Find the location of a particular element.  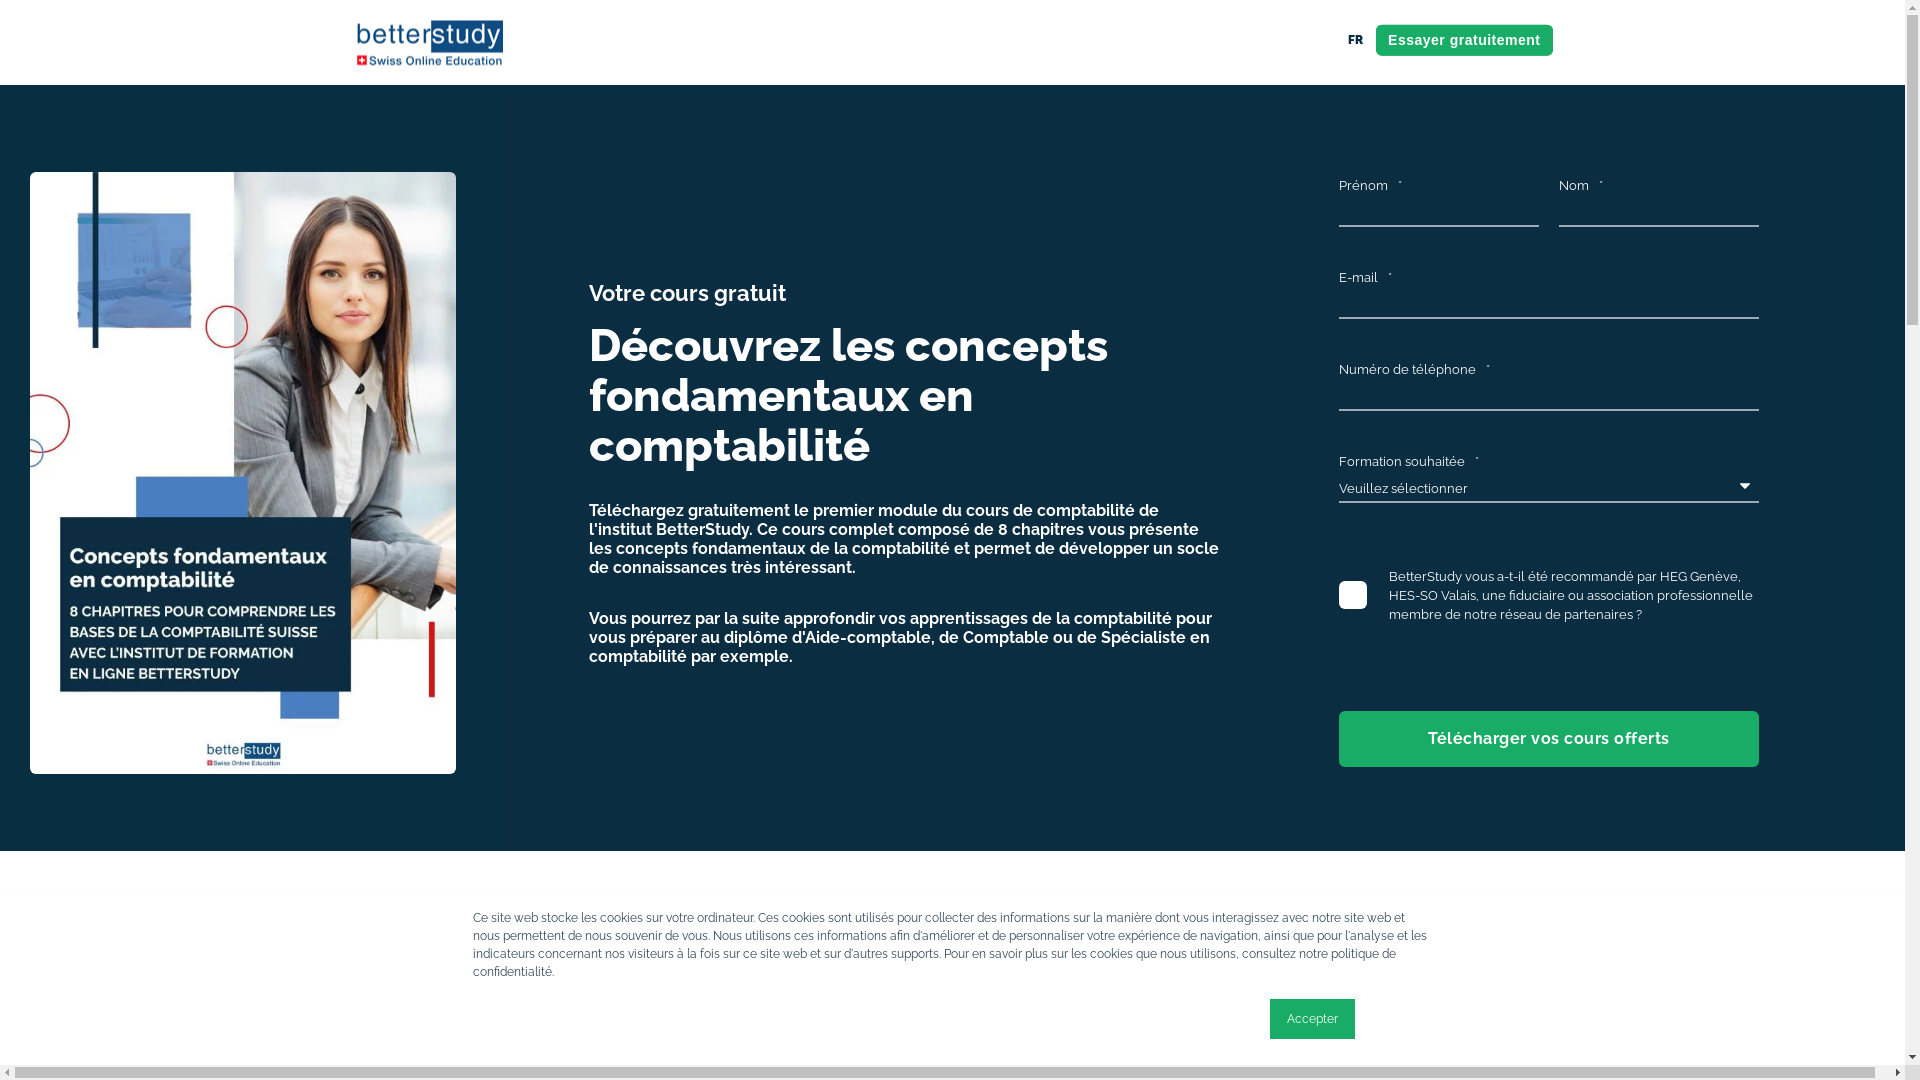

'logo' is located at coordinates (426, 42).